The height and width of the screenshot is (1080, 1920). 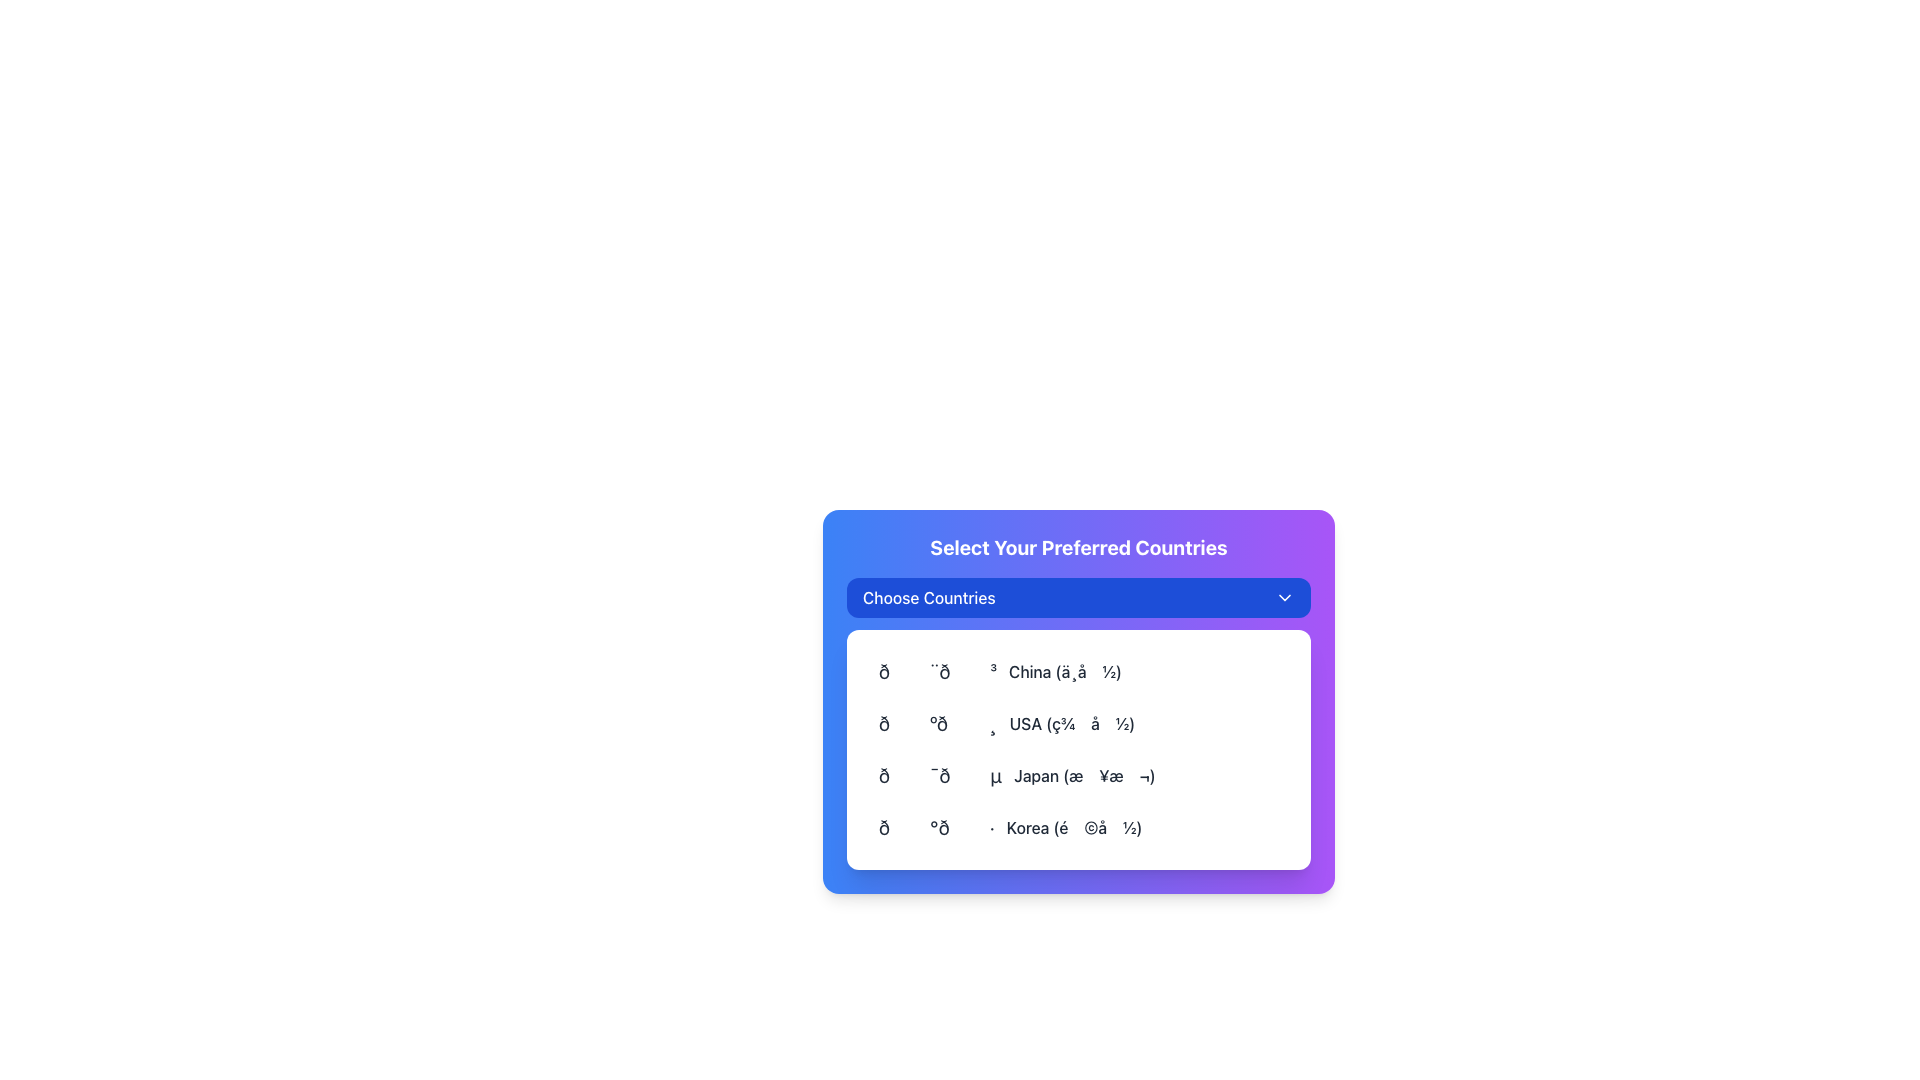 What do you see at coordinates (1007, 724) in the screenshot?
I see `the selectable list item for 'USA' in the dropdown menu` at bounding box center [1007, 724].